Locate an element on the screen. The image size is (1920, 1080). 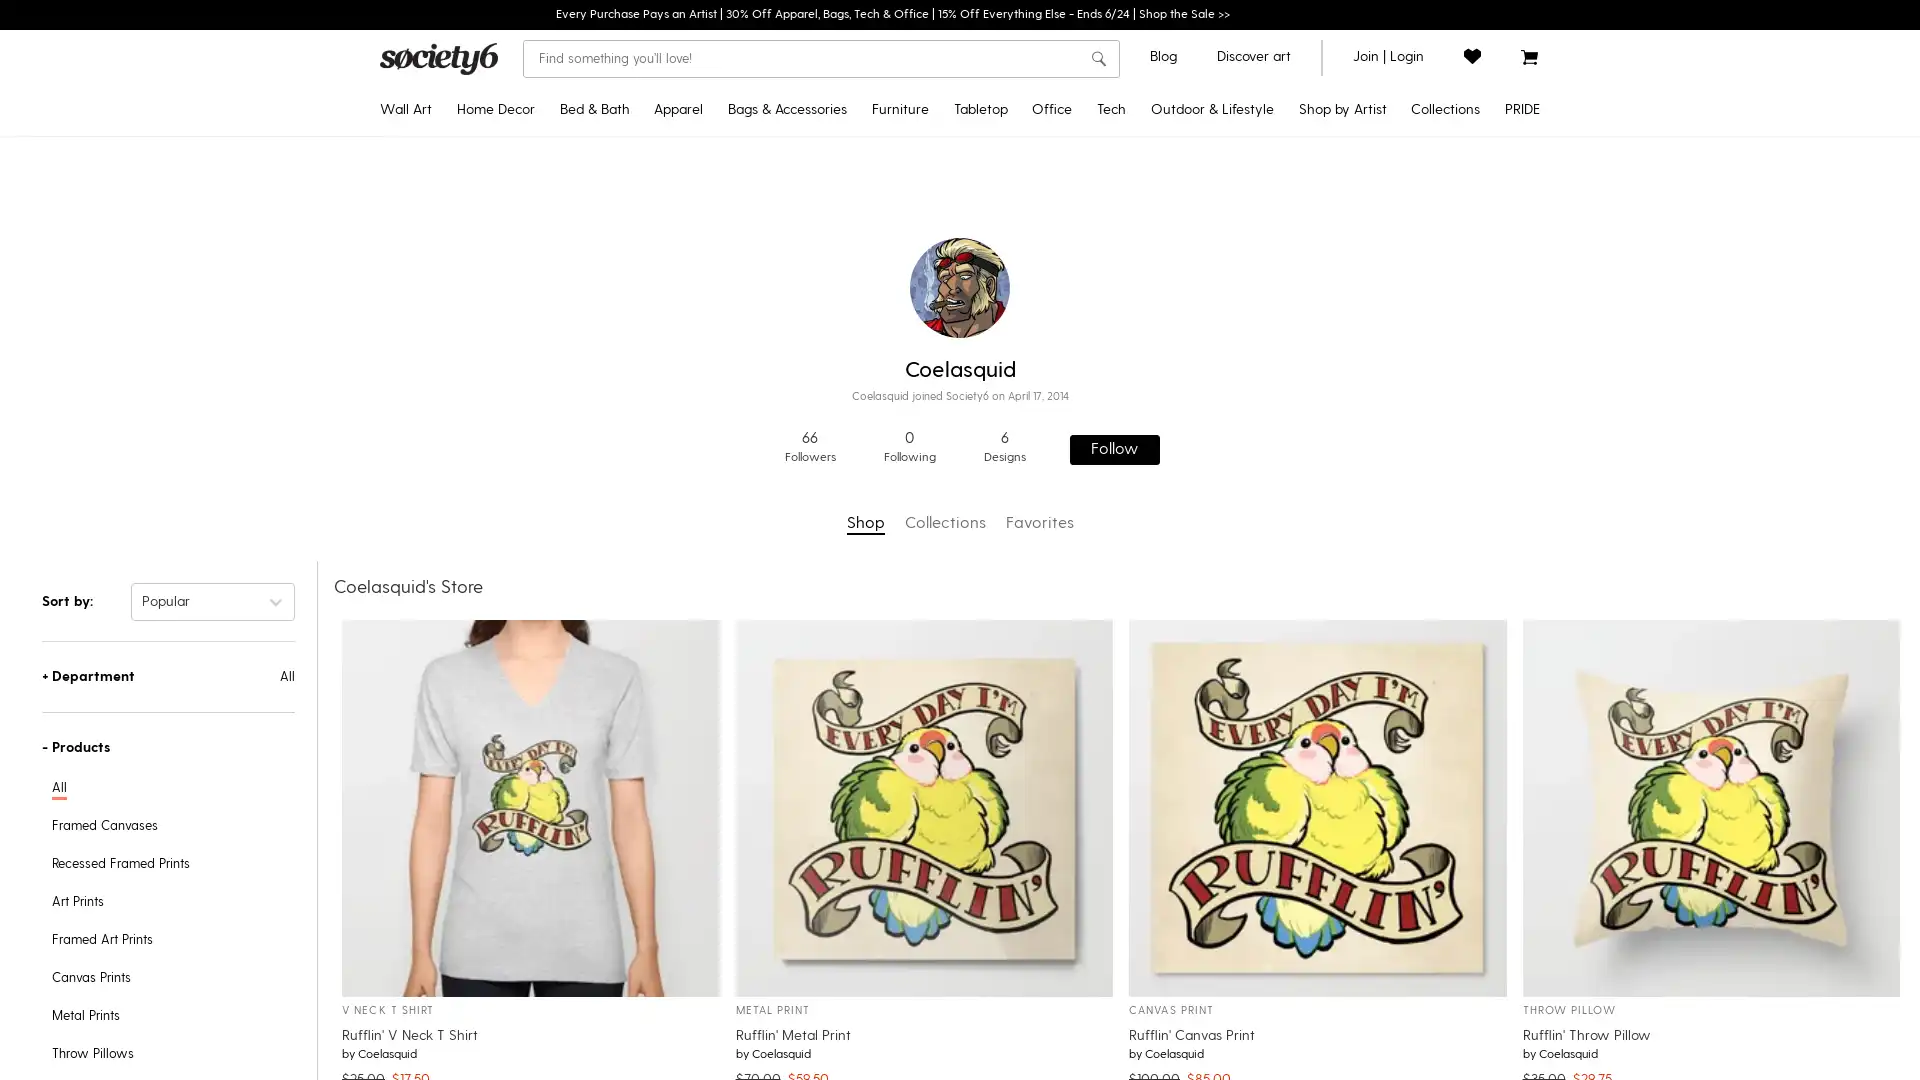
Can Coolers is located at coordinates (1238, 418).